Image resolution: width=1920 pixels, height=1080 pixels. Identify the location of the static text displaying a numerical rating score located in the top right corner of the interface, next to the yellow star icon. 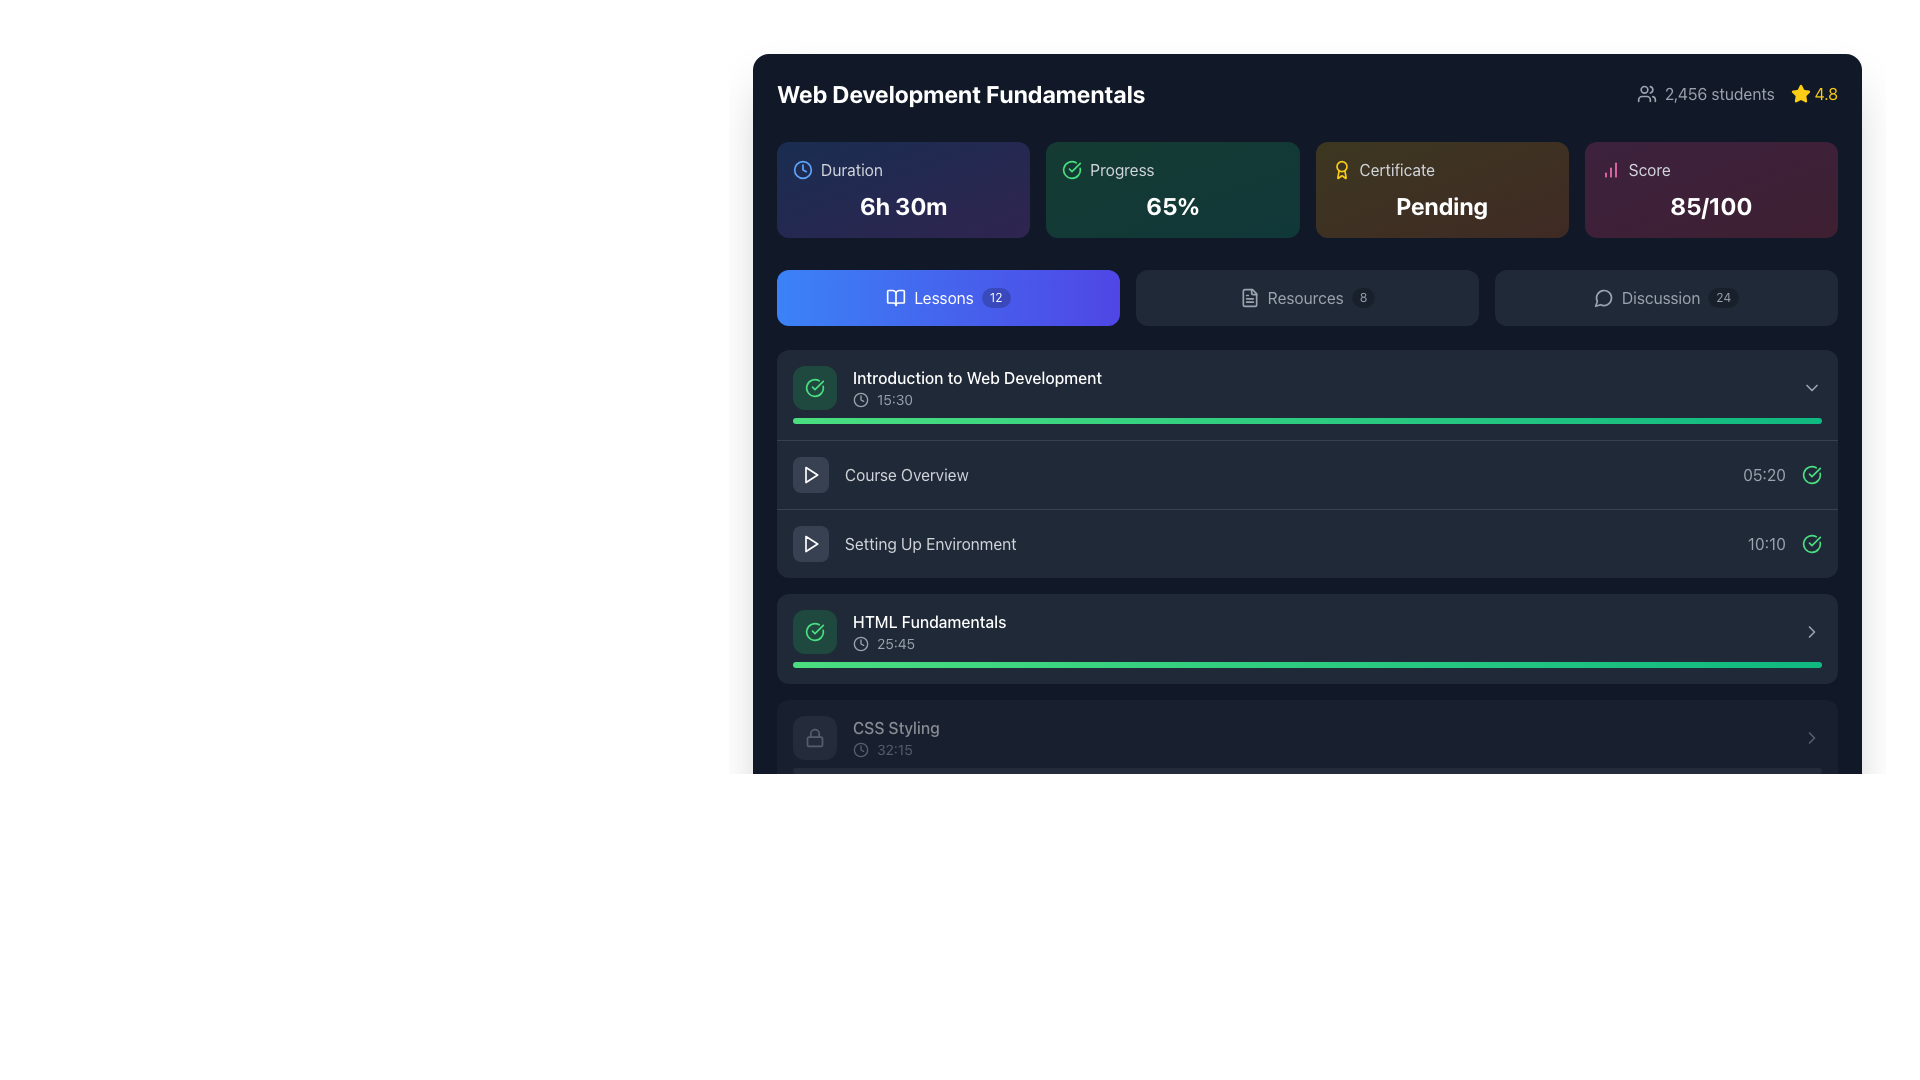
(1826, 93).